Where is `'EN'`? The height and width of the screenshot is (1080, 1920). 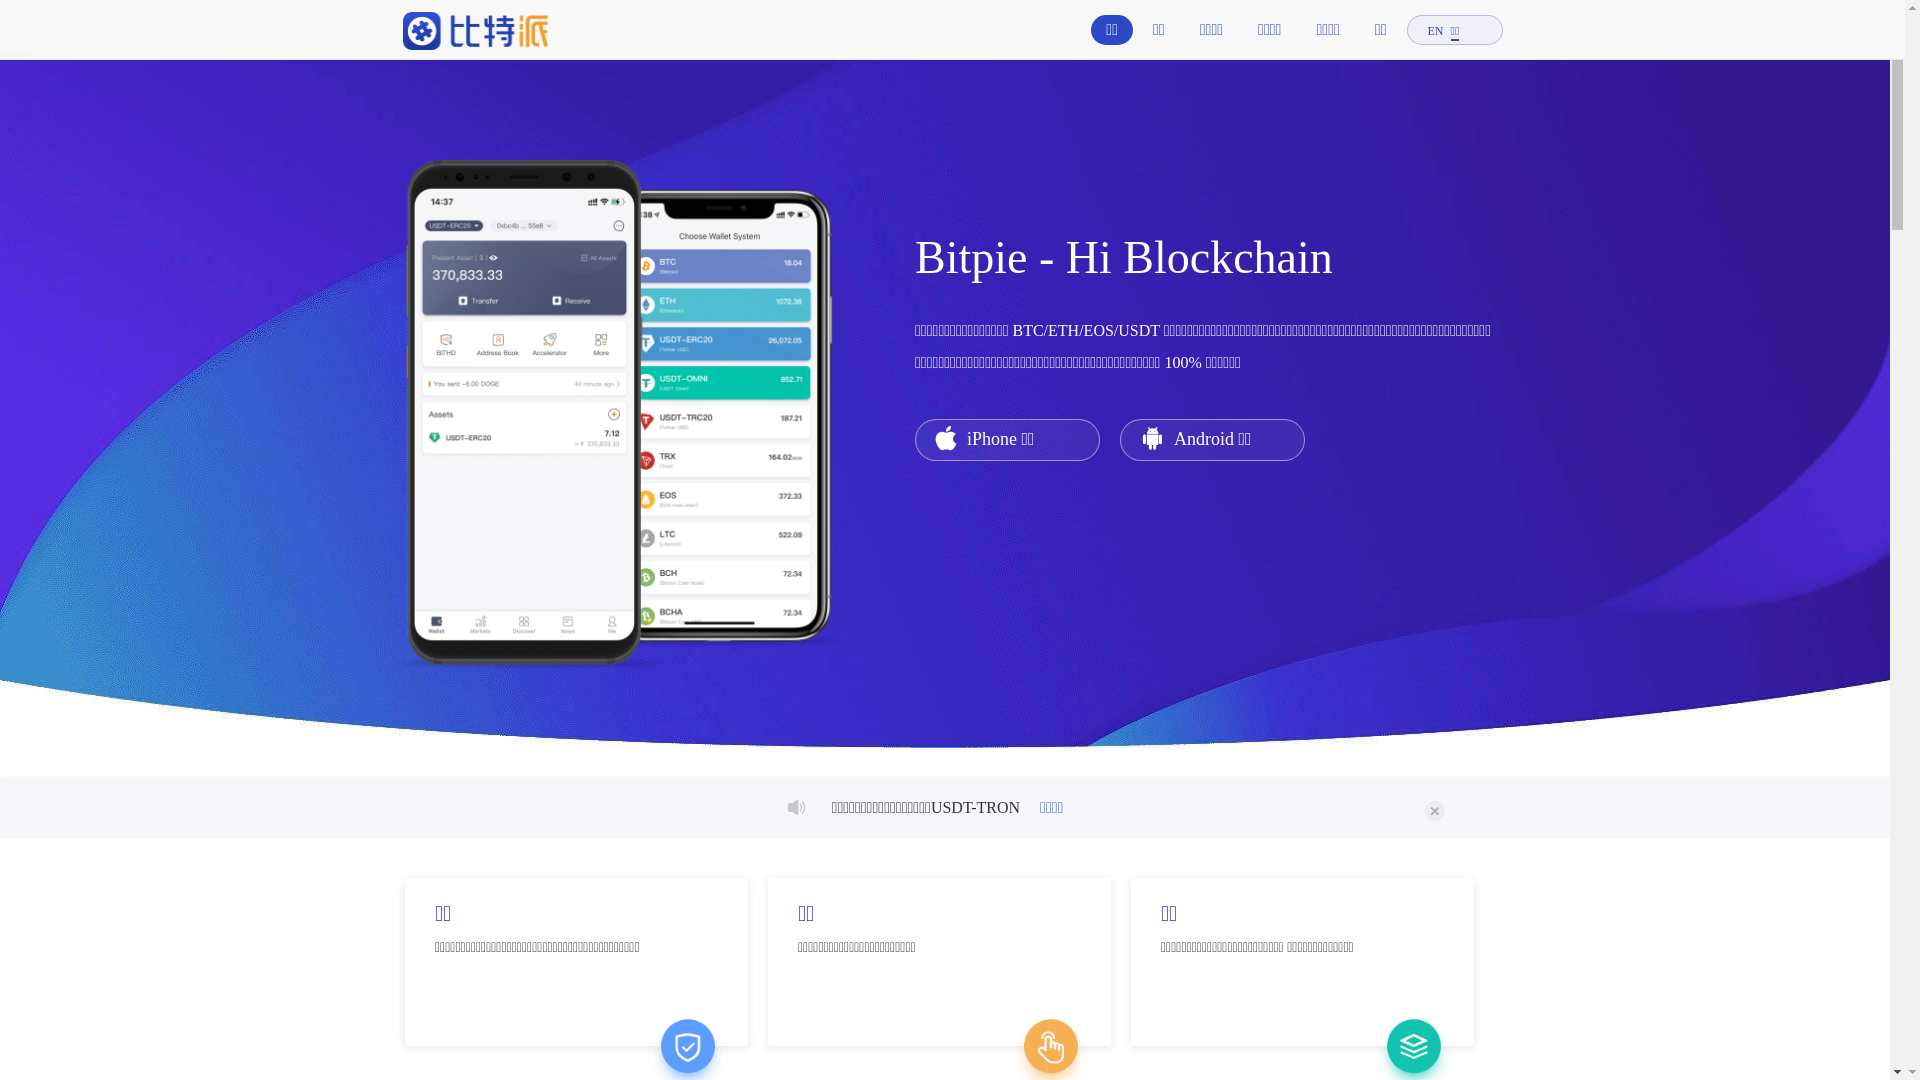 'EN' is located at coordinates (1434, 32).